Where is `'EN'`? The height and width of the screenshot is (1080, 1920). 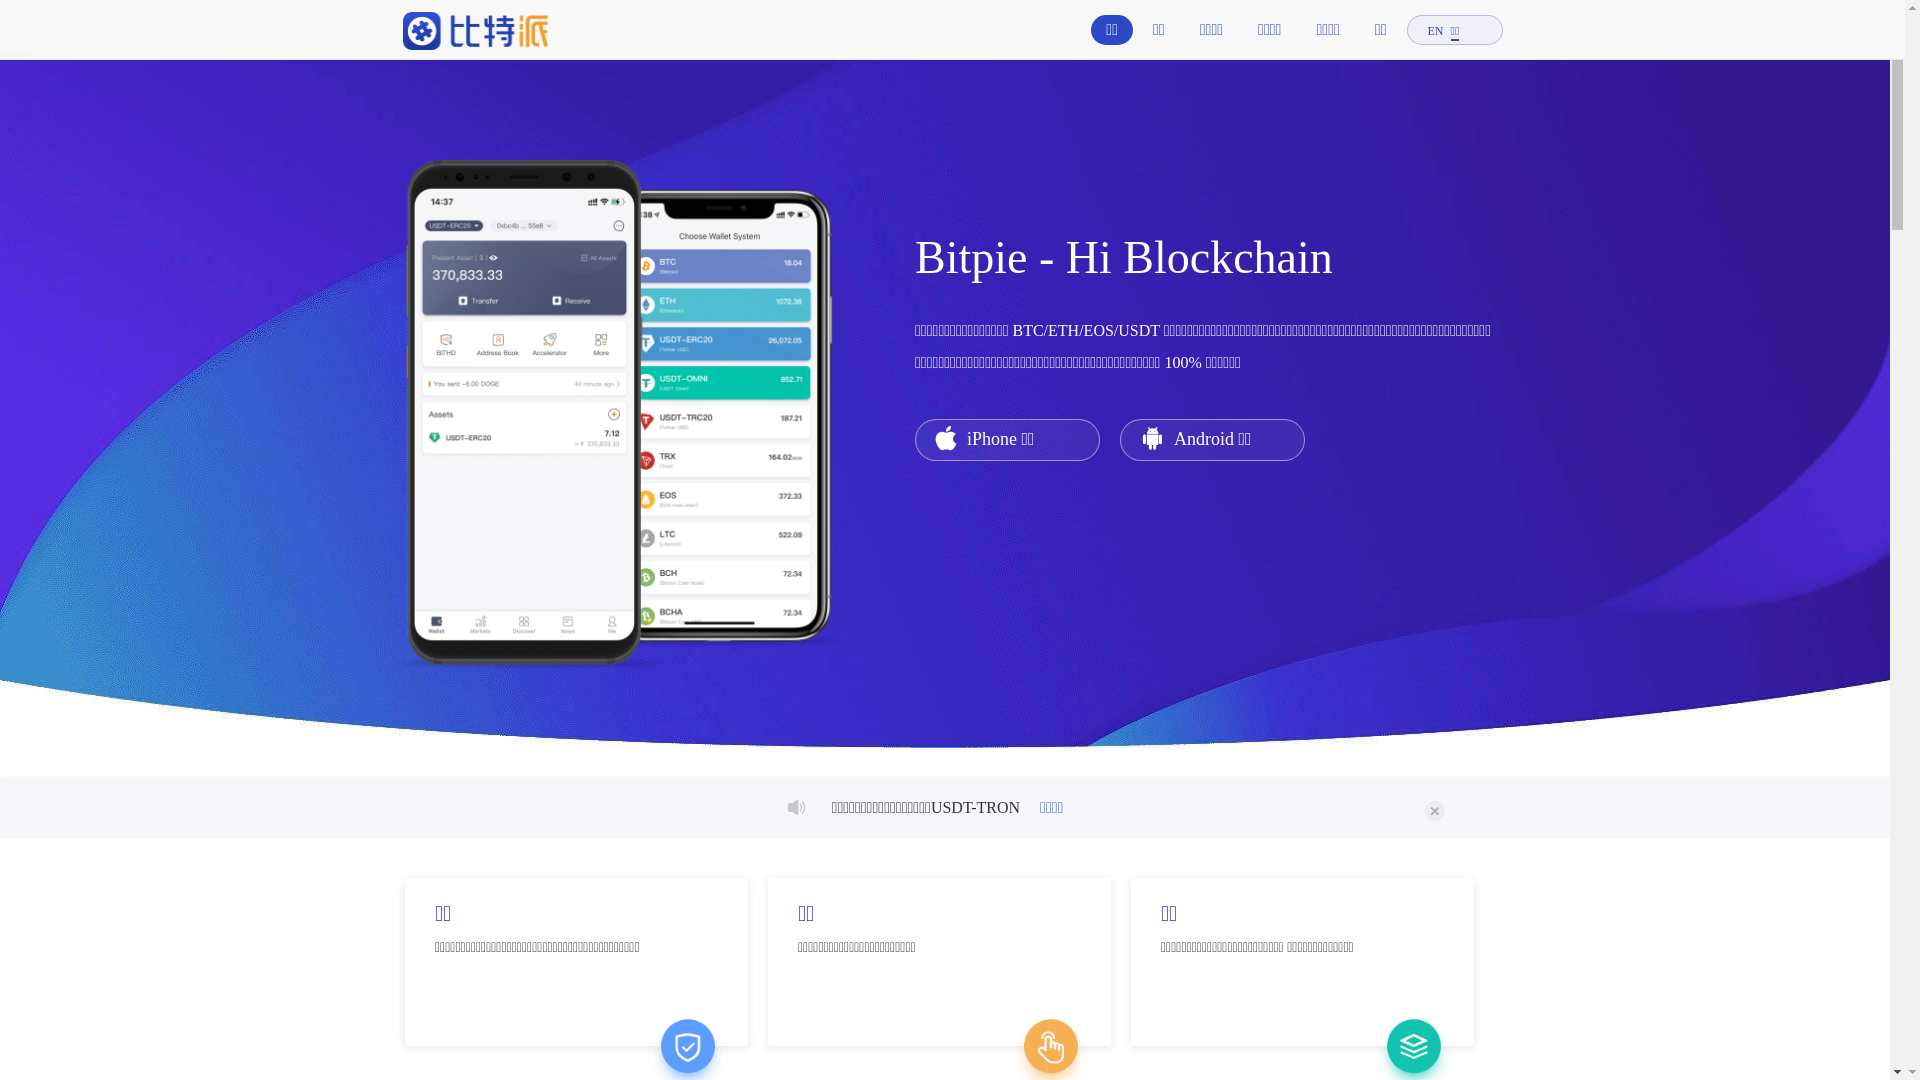 'EN' is located at coordinates (1434, 32).